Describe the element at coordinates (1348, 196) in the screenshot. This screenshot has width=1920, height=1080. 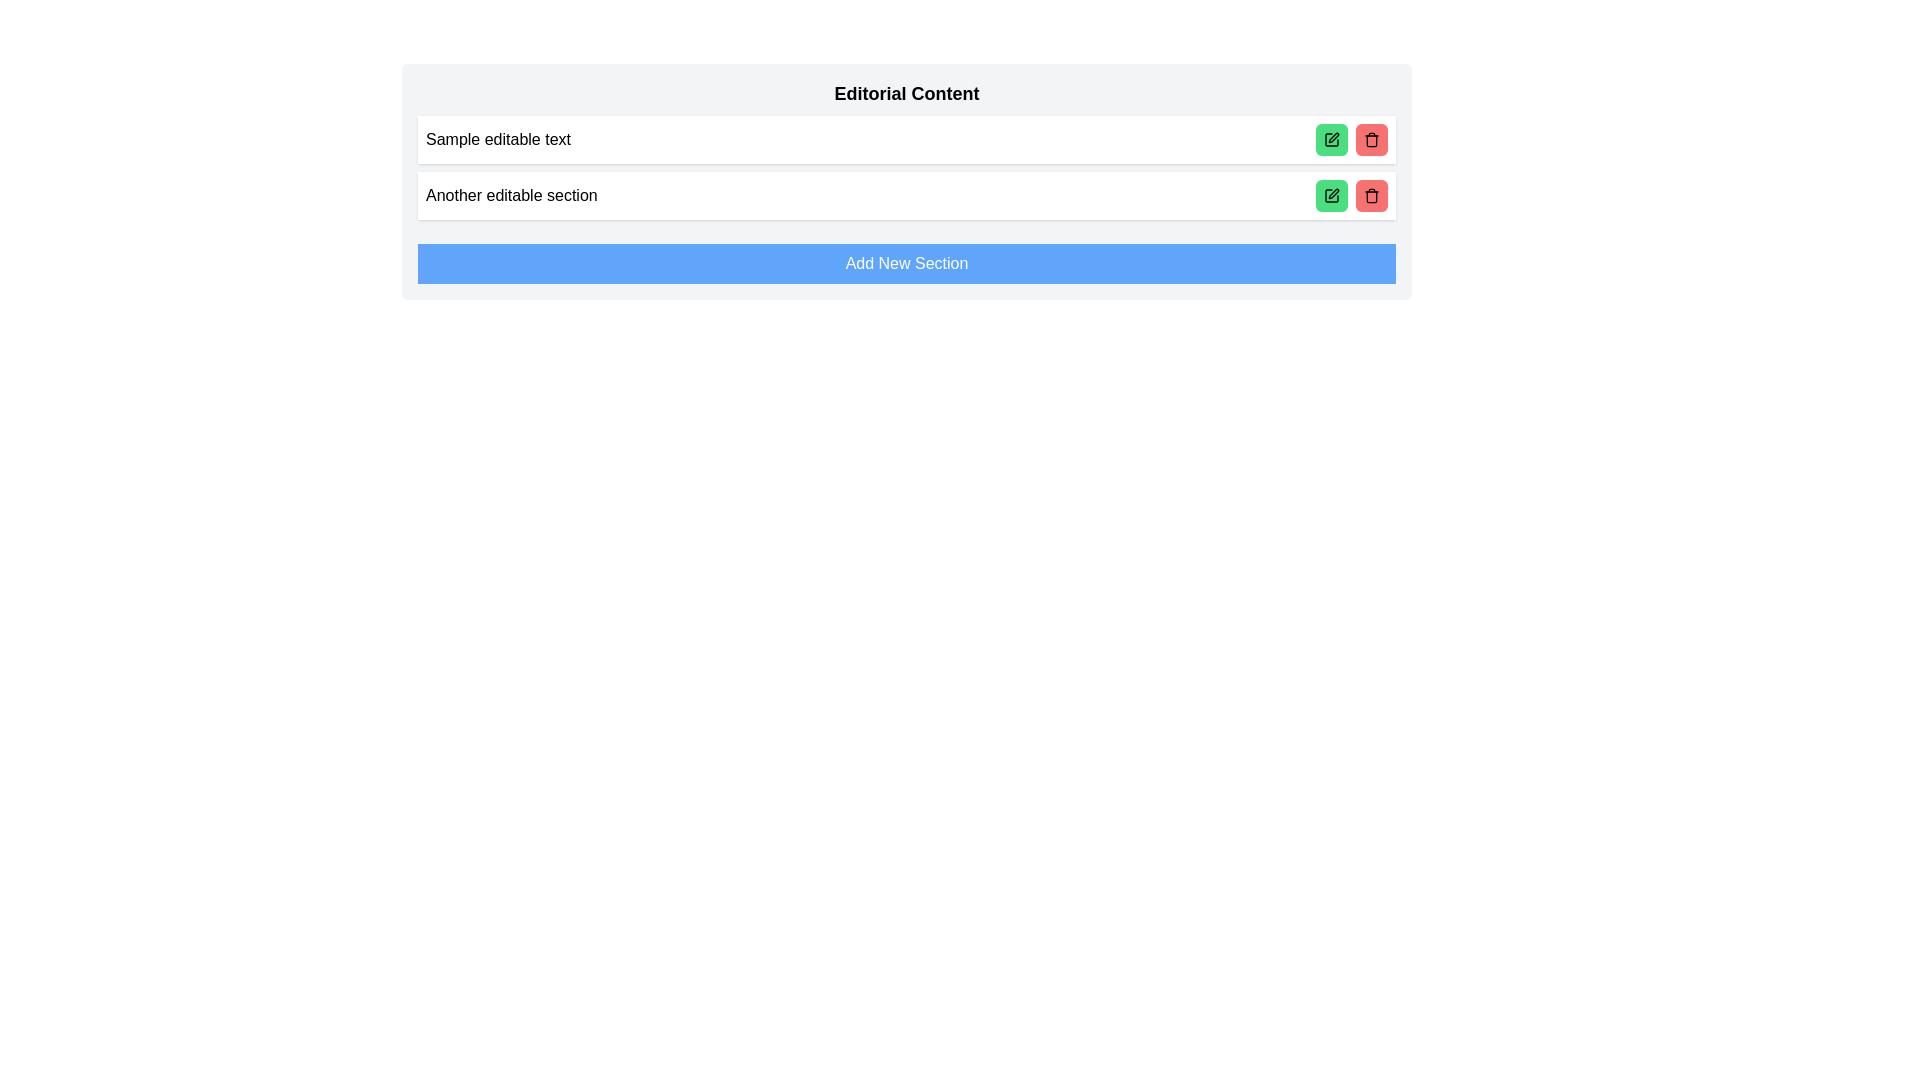
I see `the green pen icon button located at the far right of the panel labeled 'Another editable section'` at that location.